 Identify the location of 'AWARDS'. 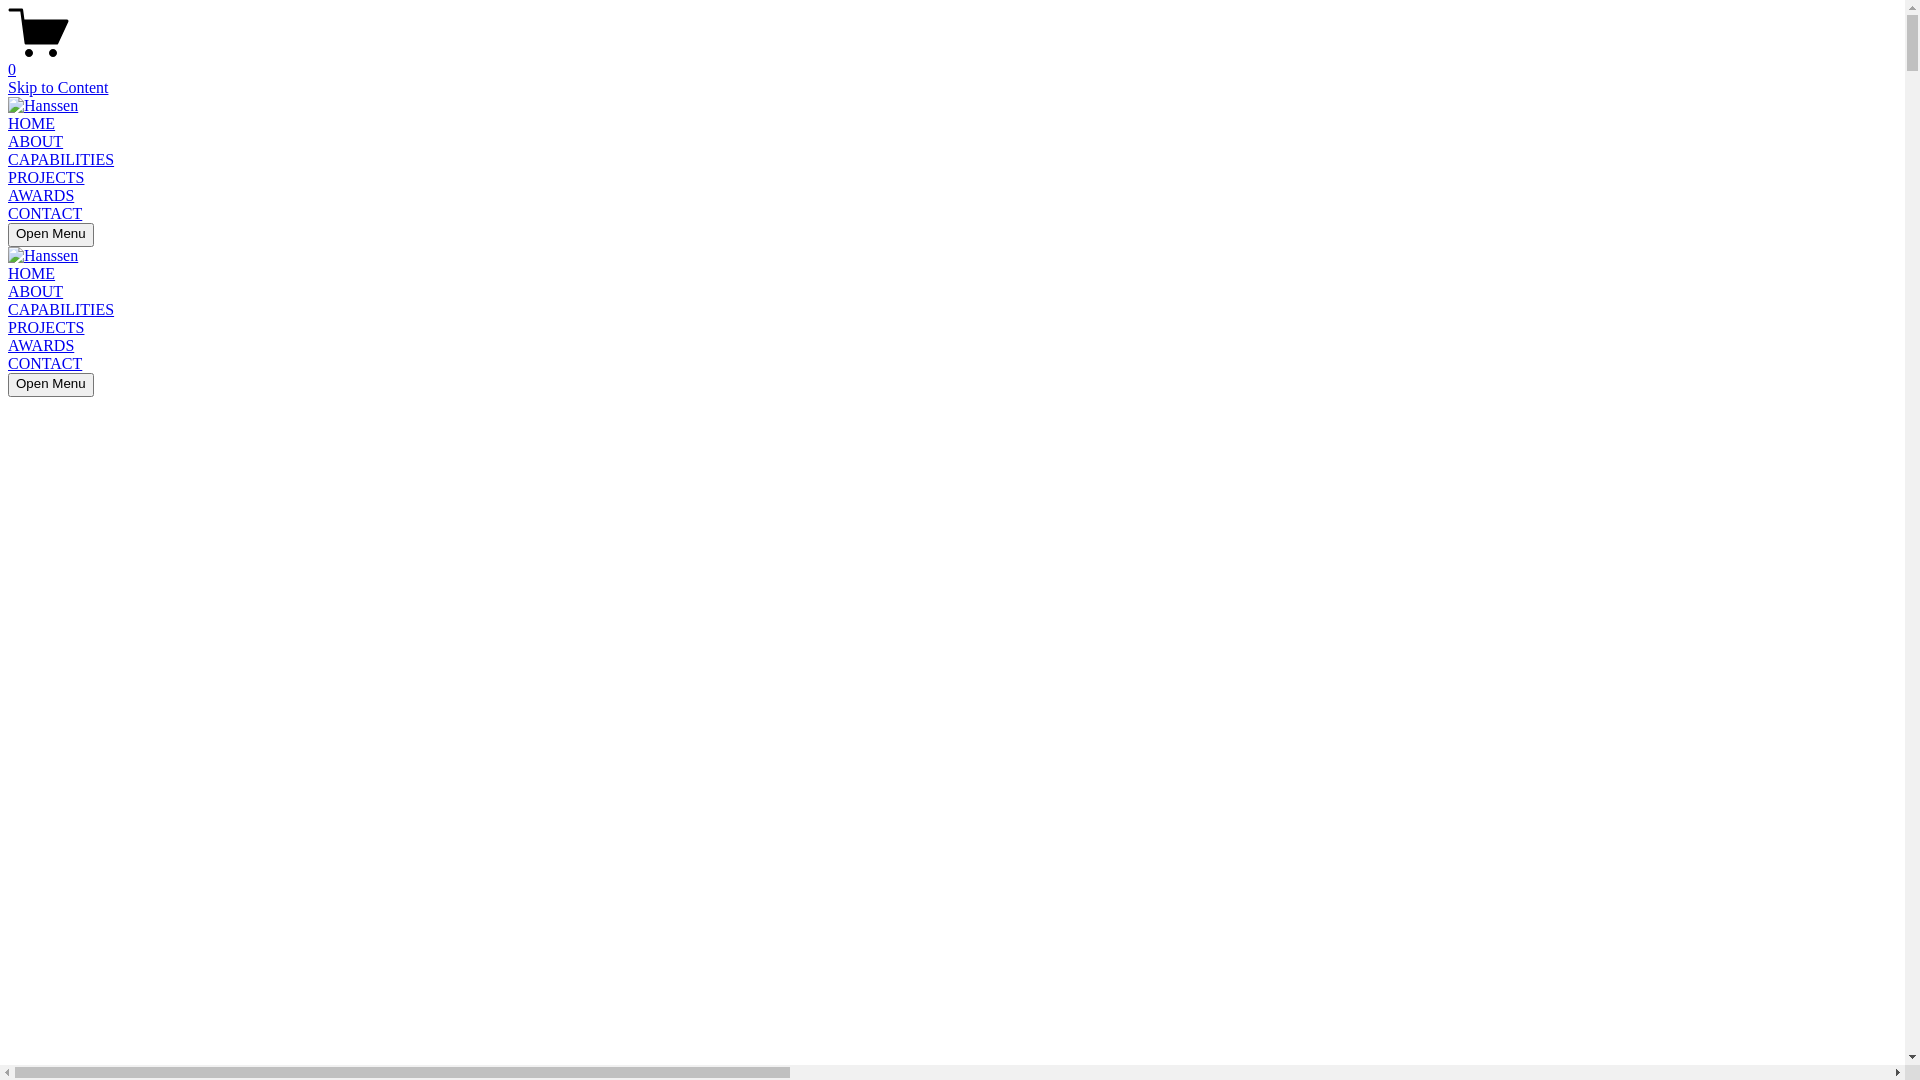
(8, 195).